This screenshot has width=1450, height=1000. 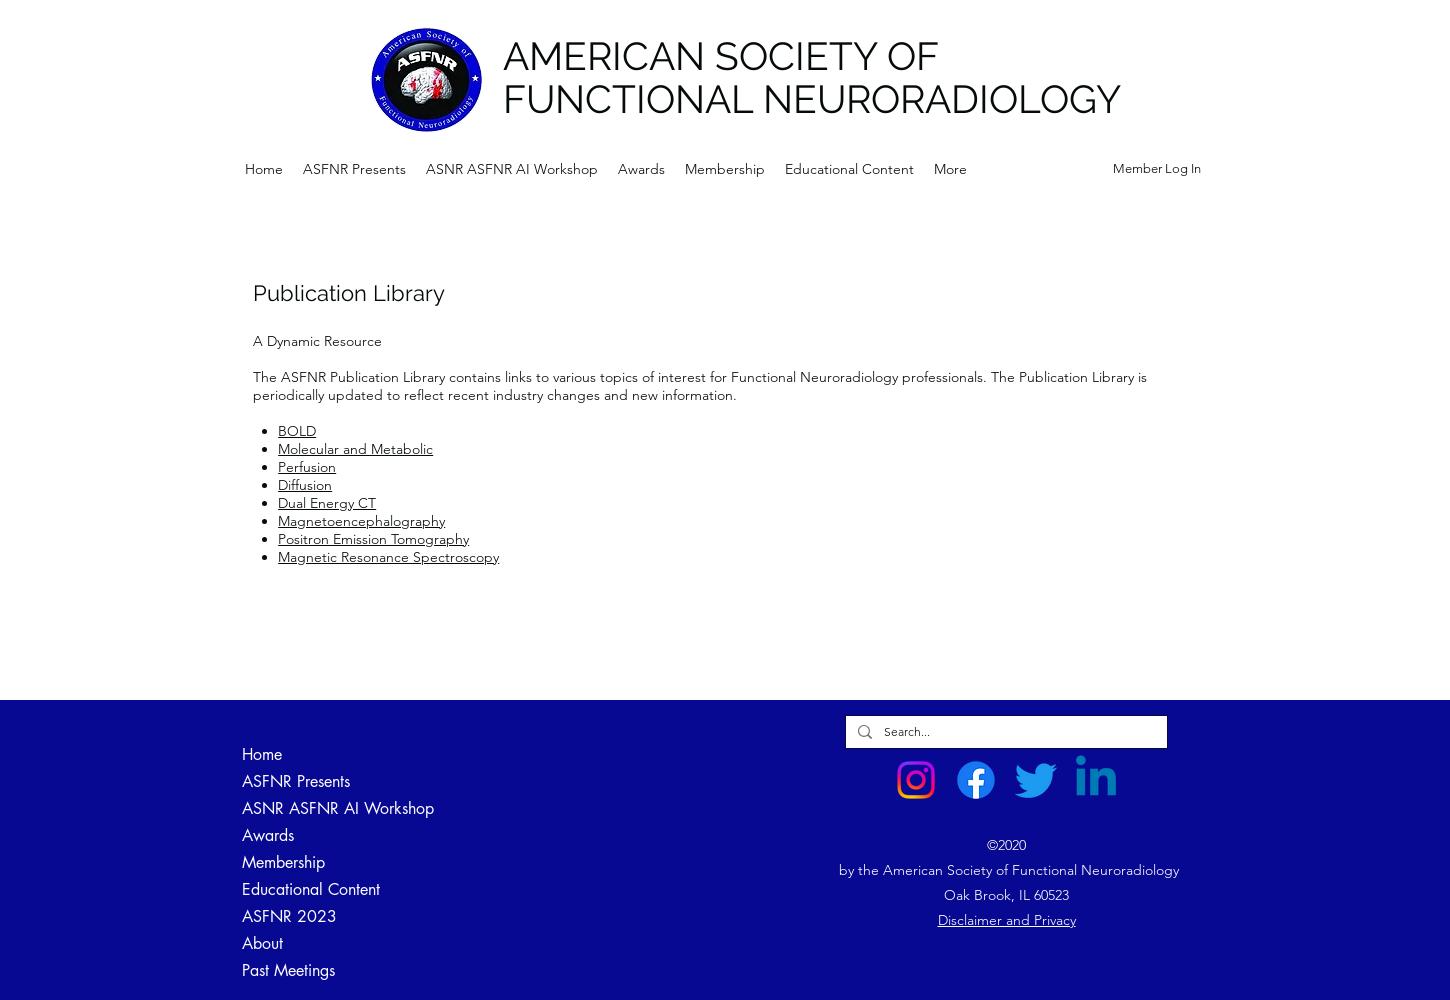 What do you see at coordinates (581, 942) in the screenshot?
I see `'Clinical Standards'` at bounding box center [581, 942].